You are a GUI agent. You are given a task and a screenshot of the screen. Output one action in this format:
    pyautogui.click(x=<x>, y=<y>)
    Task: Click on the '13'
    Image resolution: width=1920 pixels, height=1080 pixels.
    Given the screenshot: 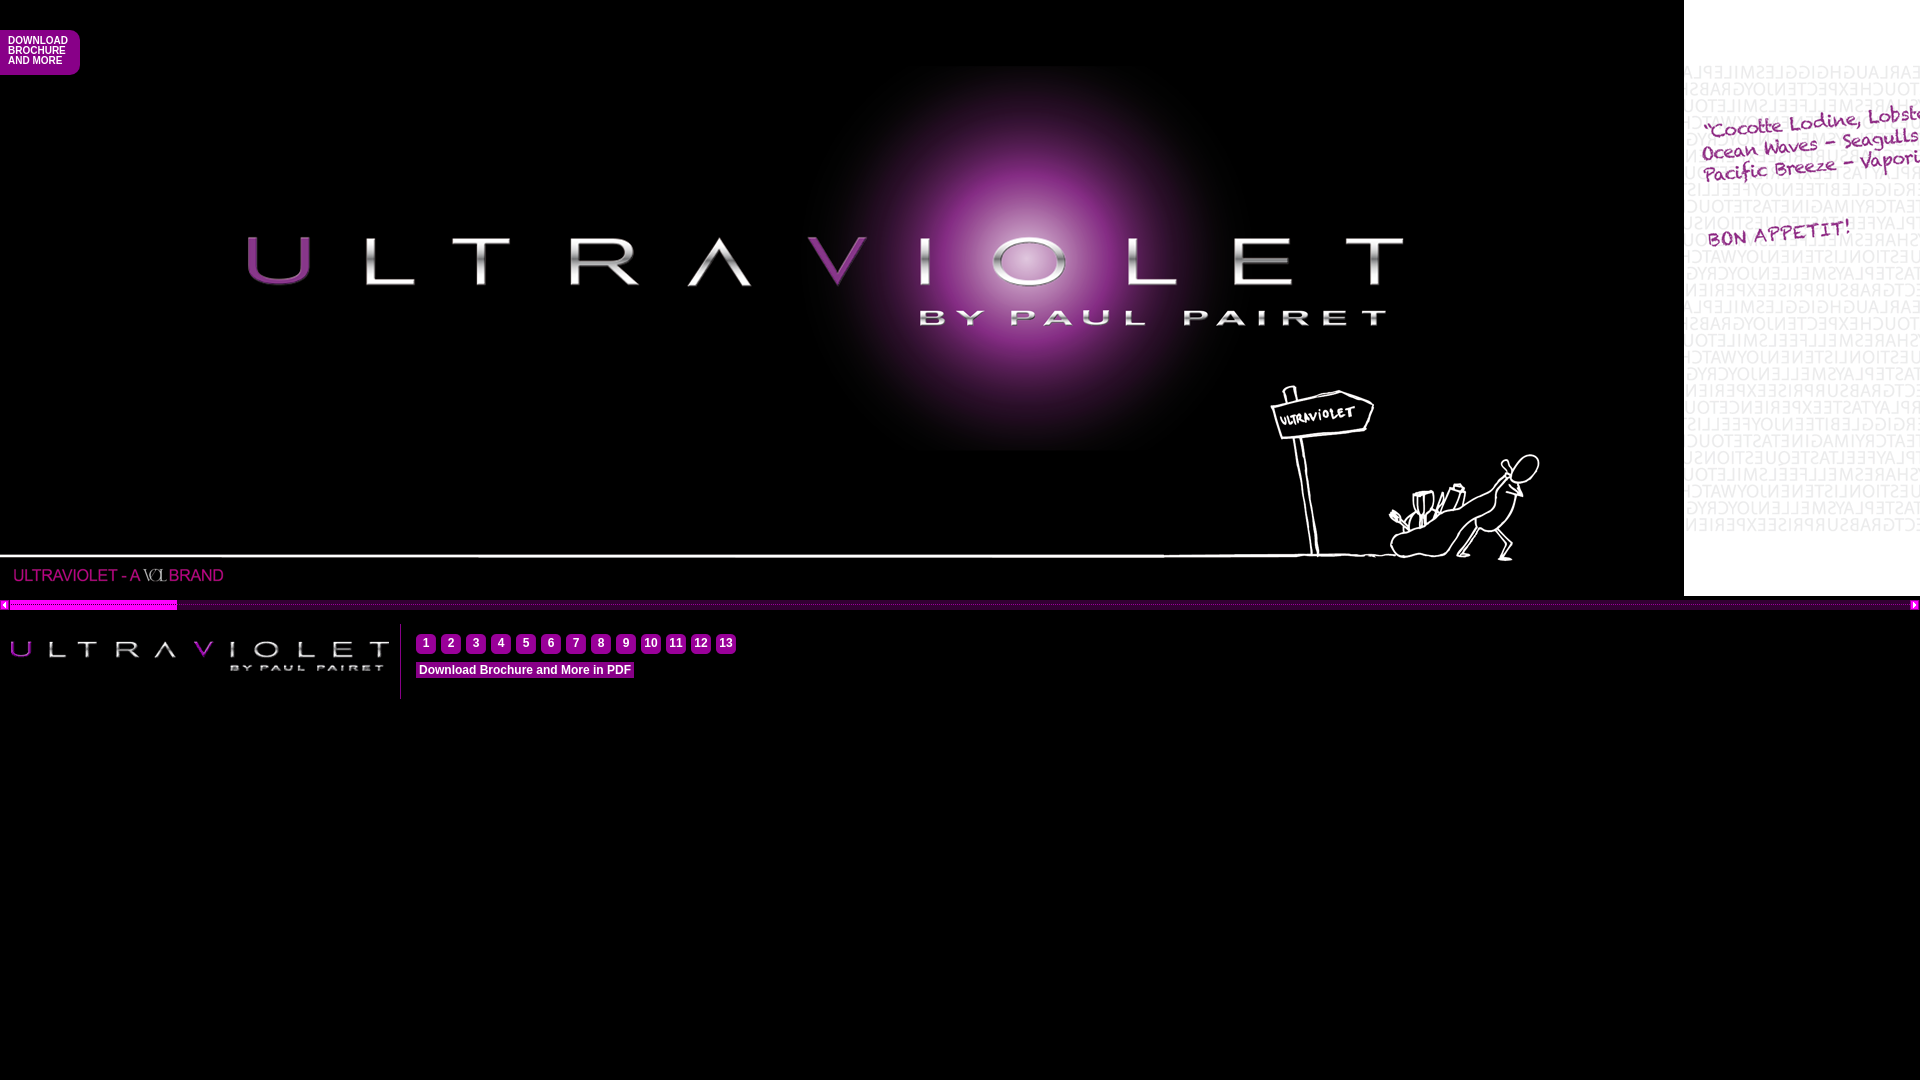 What is the action you would take?
    pyautogui.click(x=724, y=644)
    